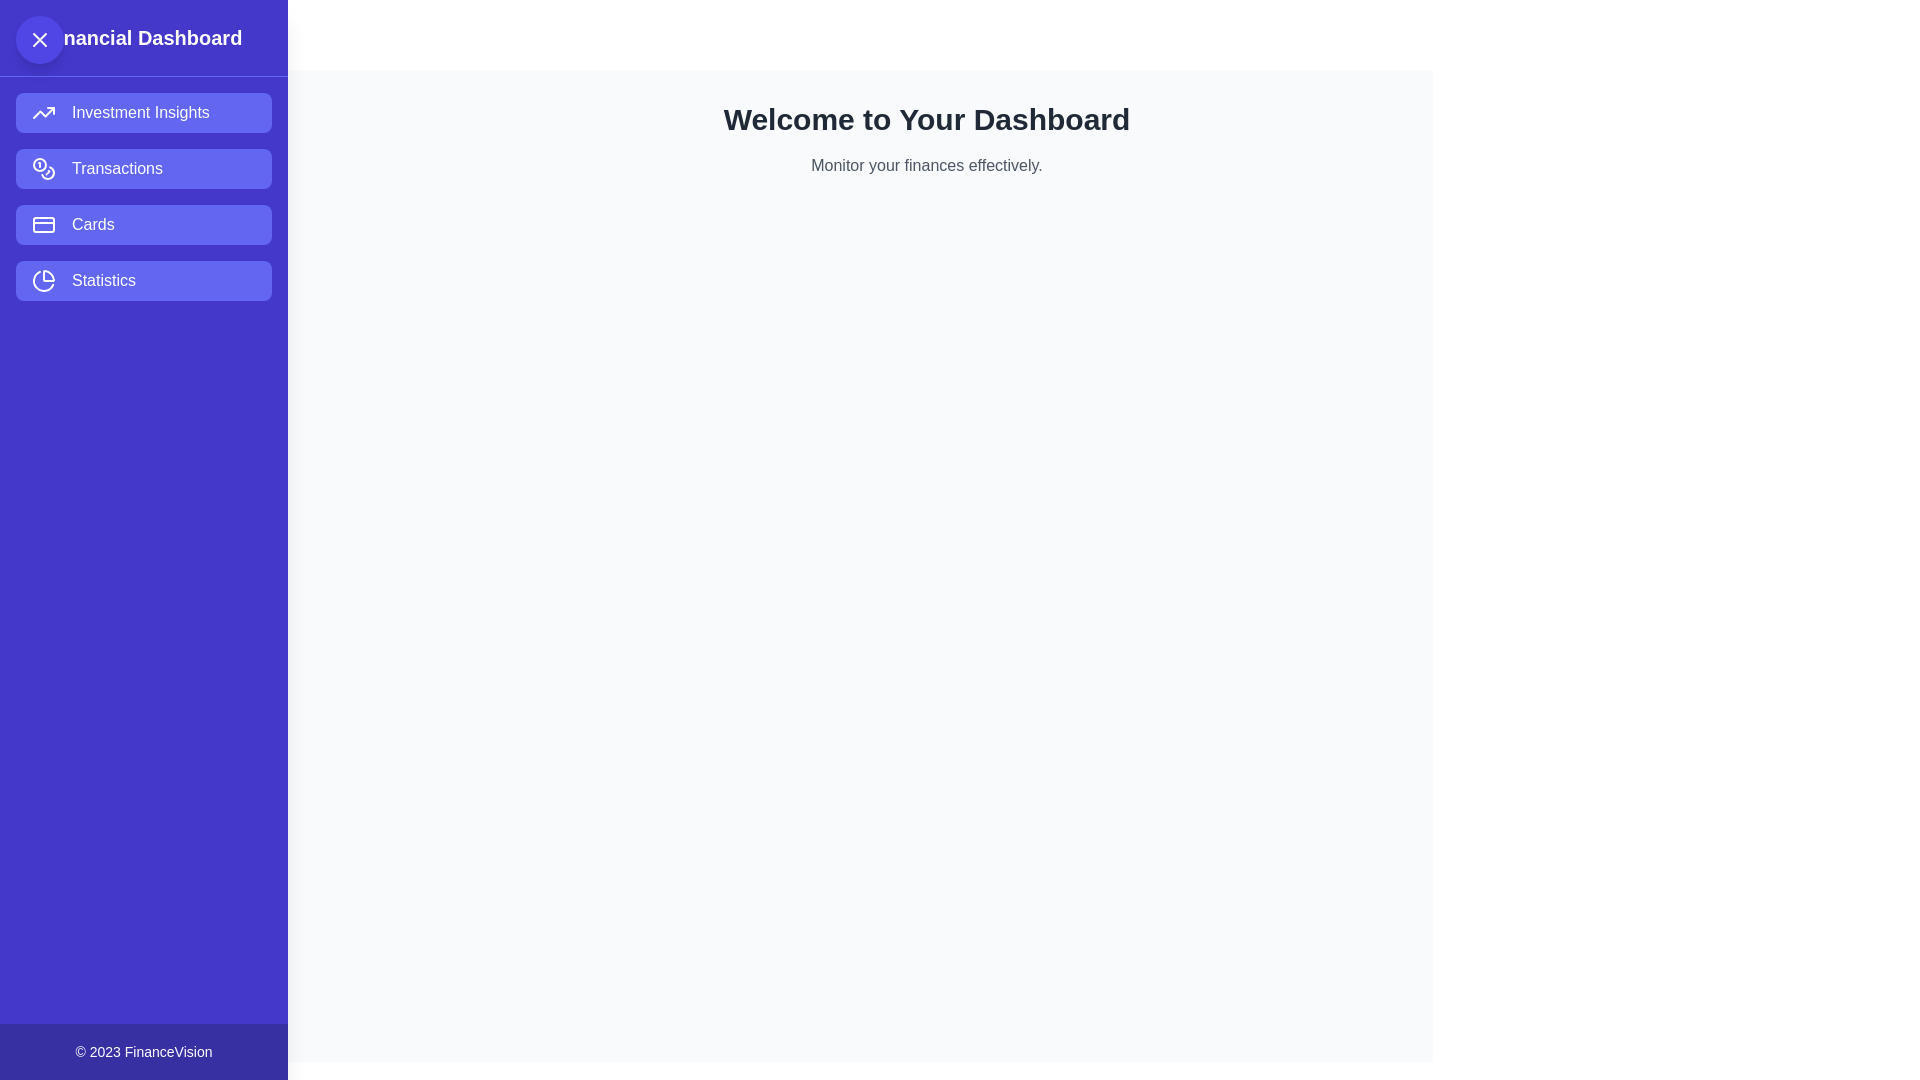 The image size is (1920, 1080). What do you see at coordinates (143, 38) in the screenshot?
I see `the 'Financial Dashboard' label, which is a bold, large-font title located at the top of the sidebar with a blue background` at bounding box center [143, 38].